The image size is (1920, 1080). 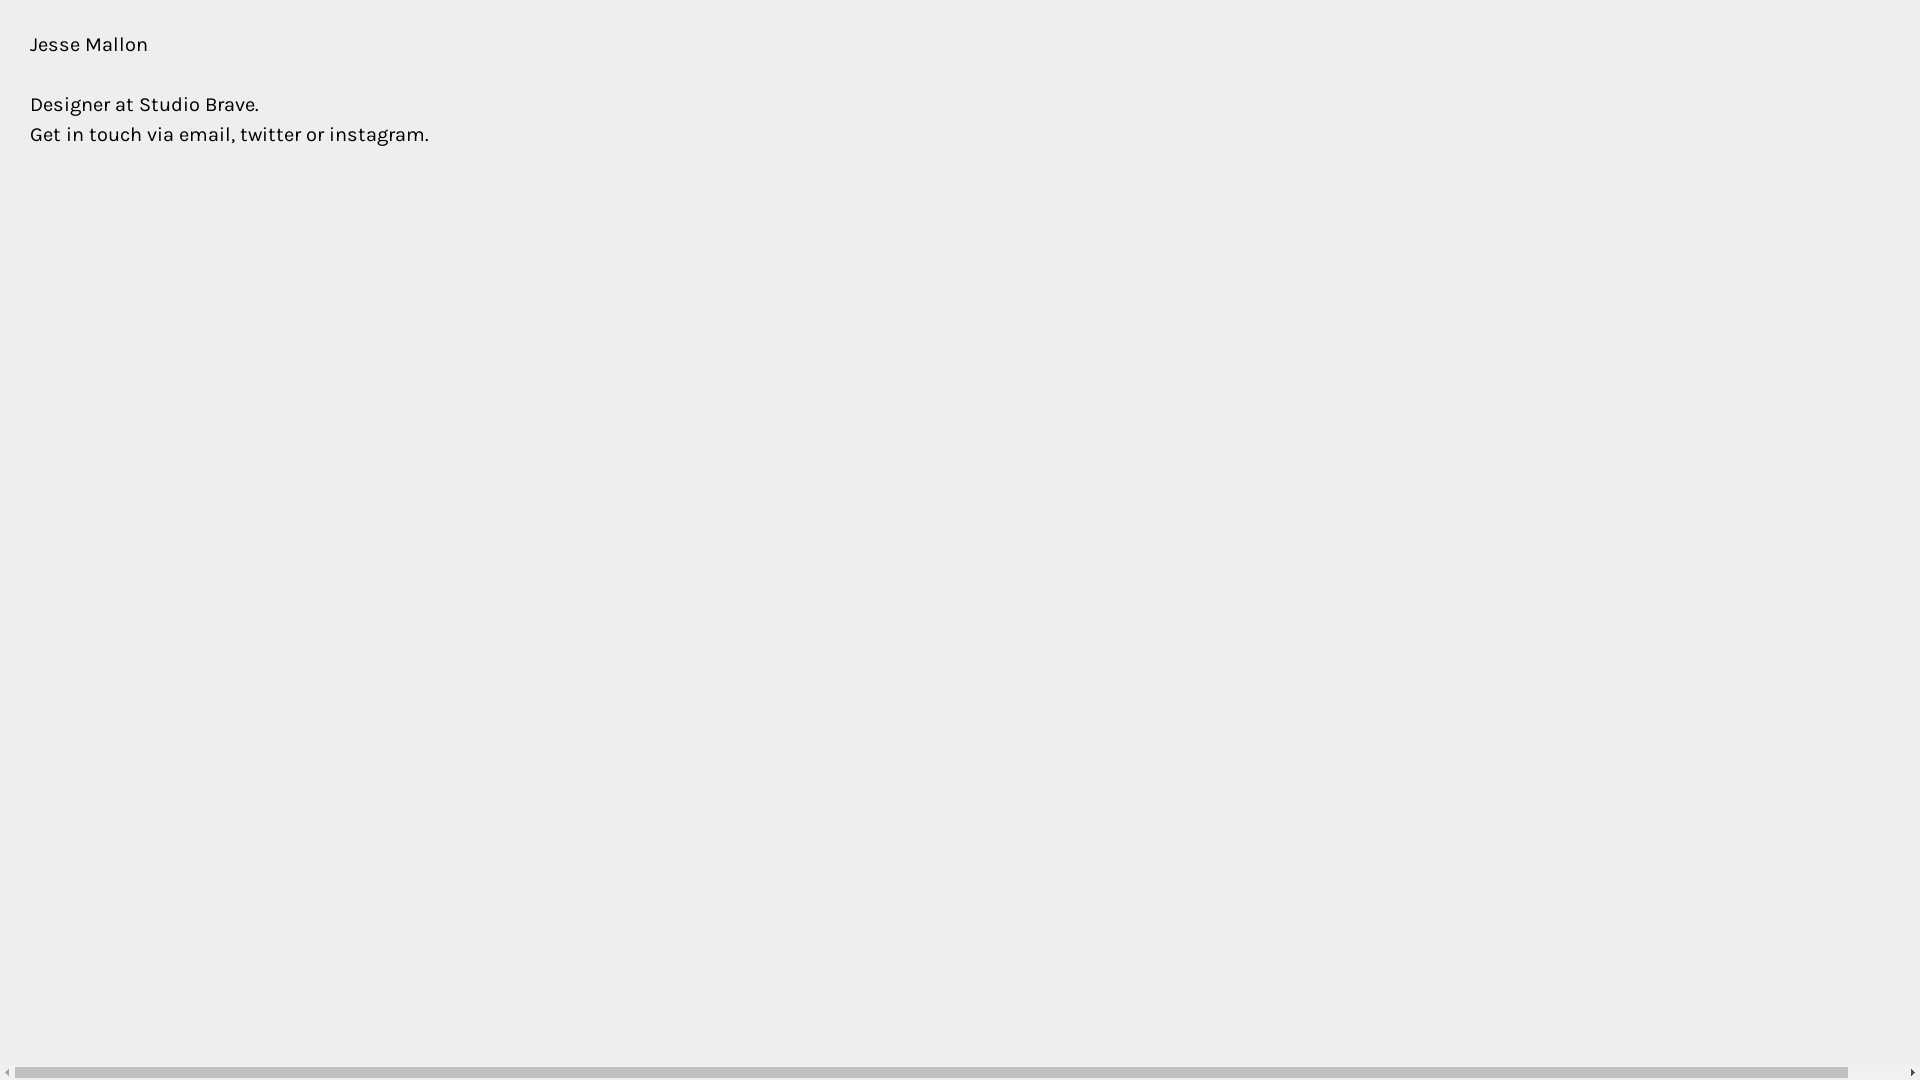 I want to click on 'instagram', so click(x=377, y=134).